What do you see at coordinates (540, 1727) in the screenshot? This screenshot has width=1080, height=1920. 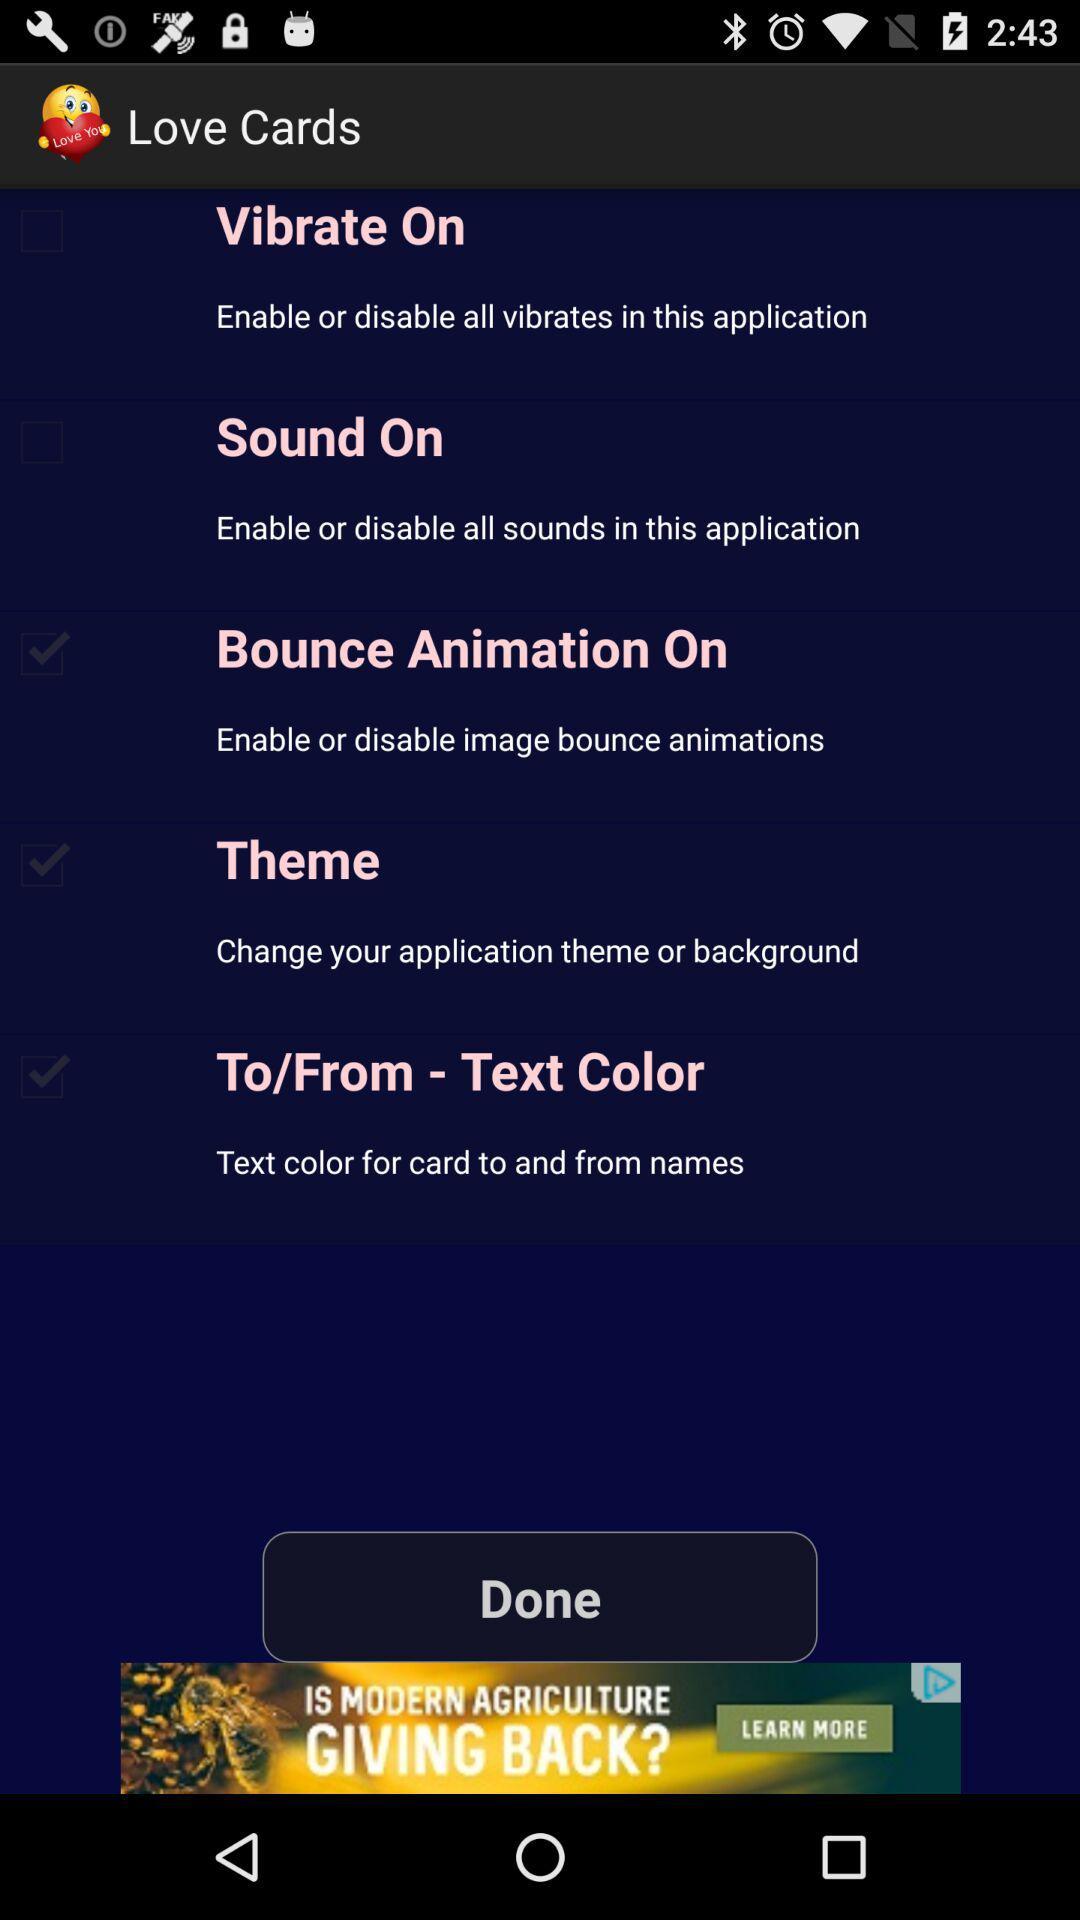 I see `advertisement` at bounding box center [540, 1727].